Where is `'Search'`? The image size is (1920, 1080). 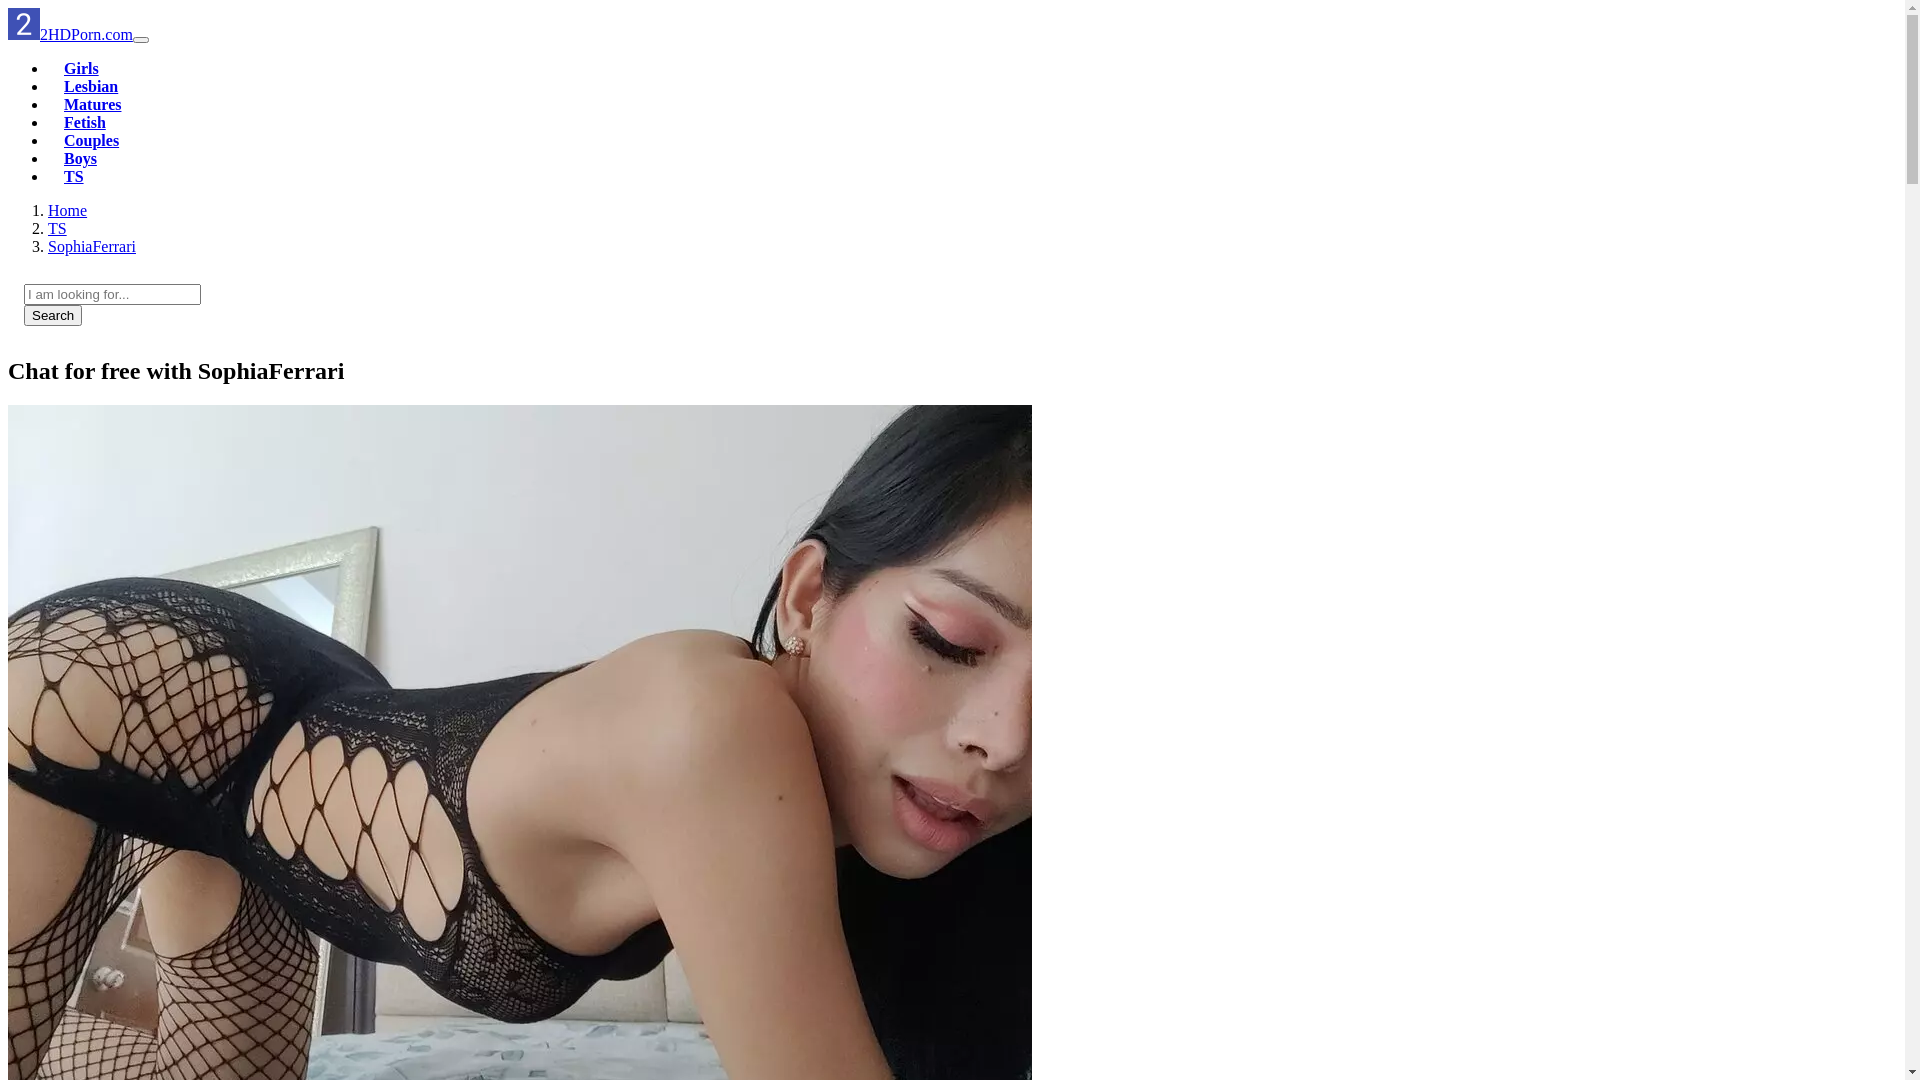
'Search' is located at coordinates (52, 315).